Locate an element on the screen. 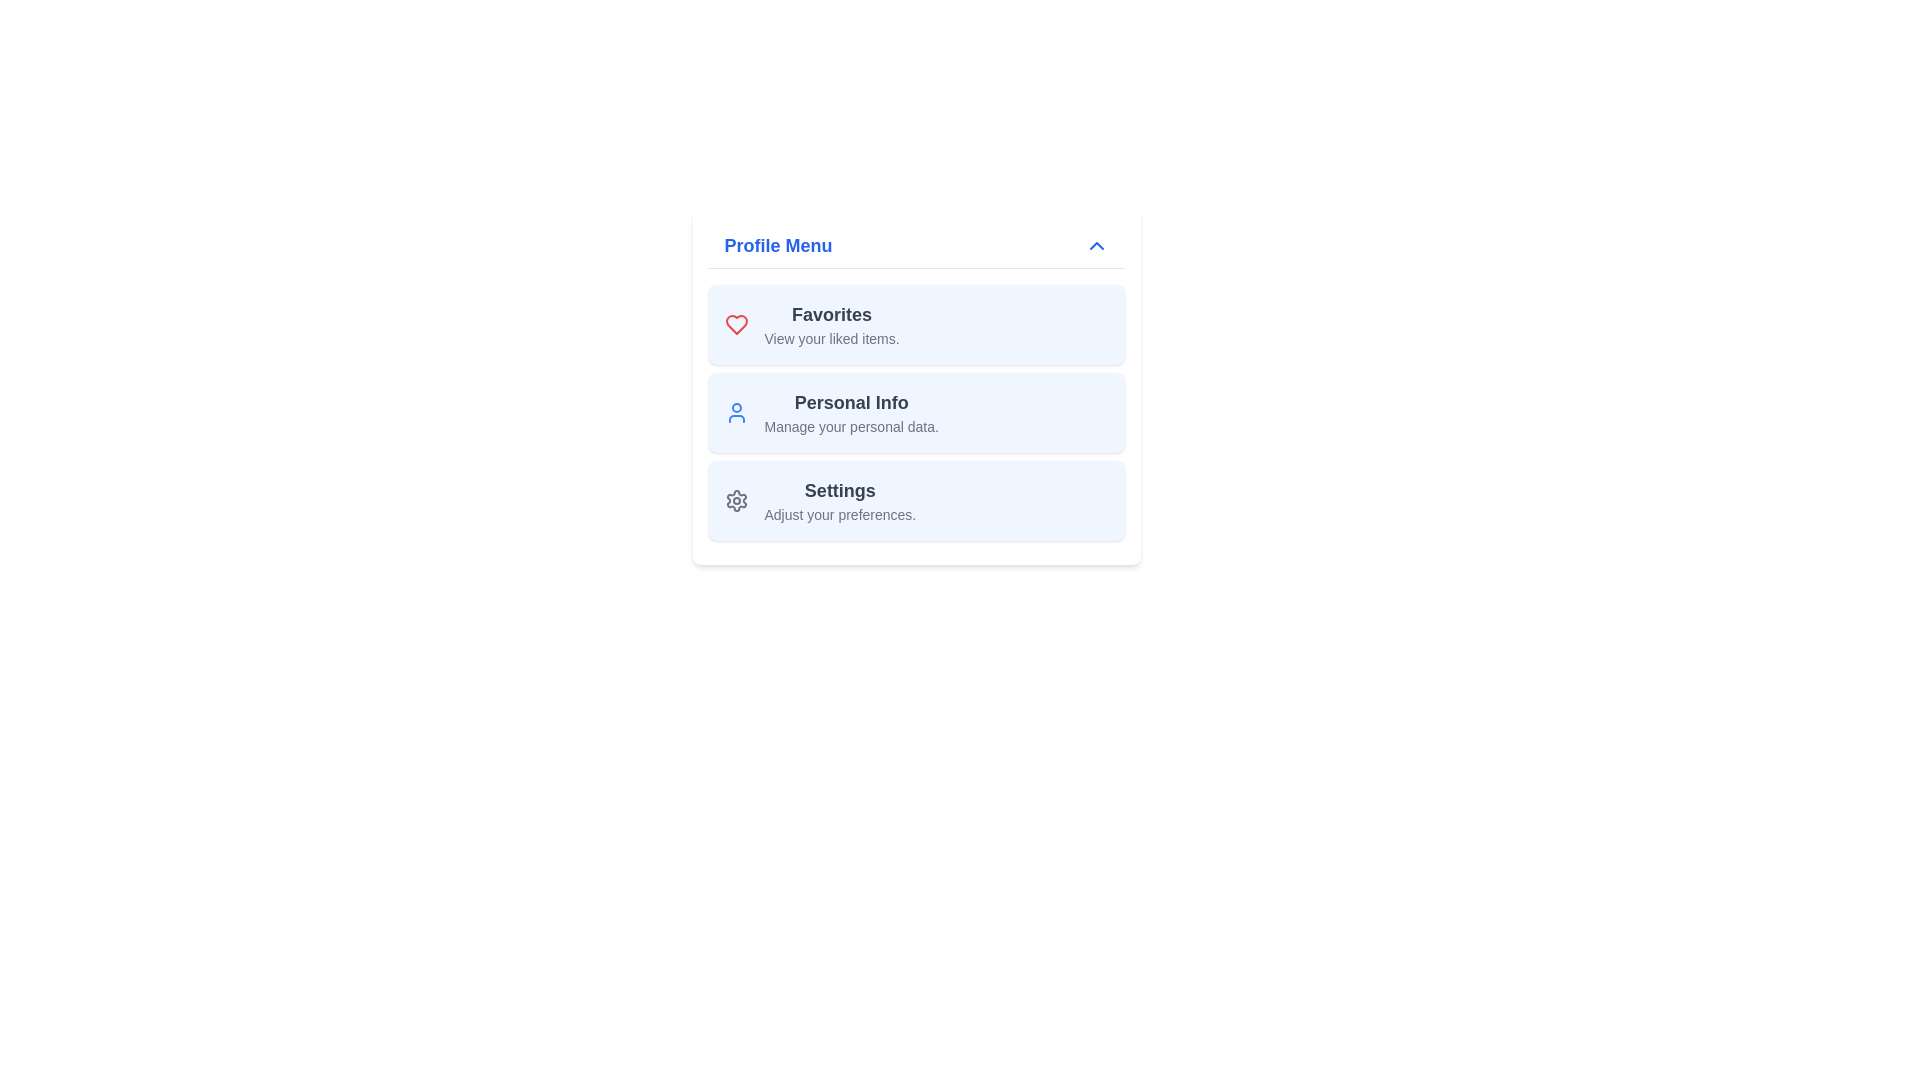 The image size is (1920, 1080). the third card in the list of navigation links is located at coordinates (915, 500).